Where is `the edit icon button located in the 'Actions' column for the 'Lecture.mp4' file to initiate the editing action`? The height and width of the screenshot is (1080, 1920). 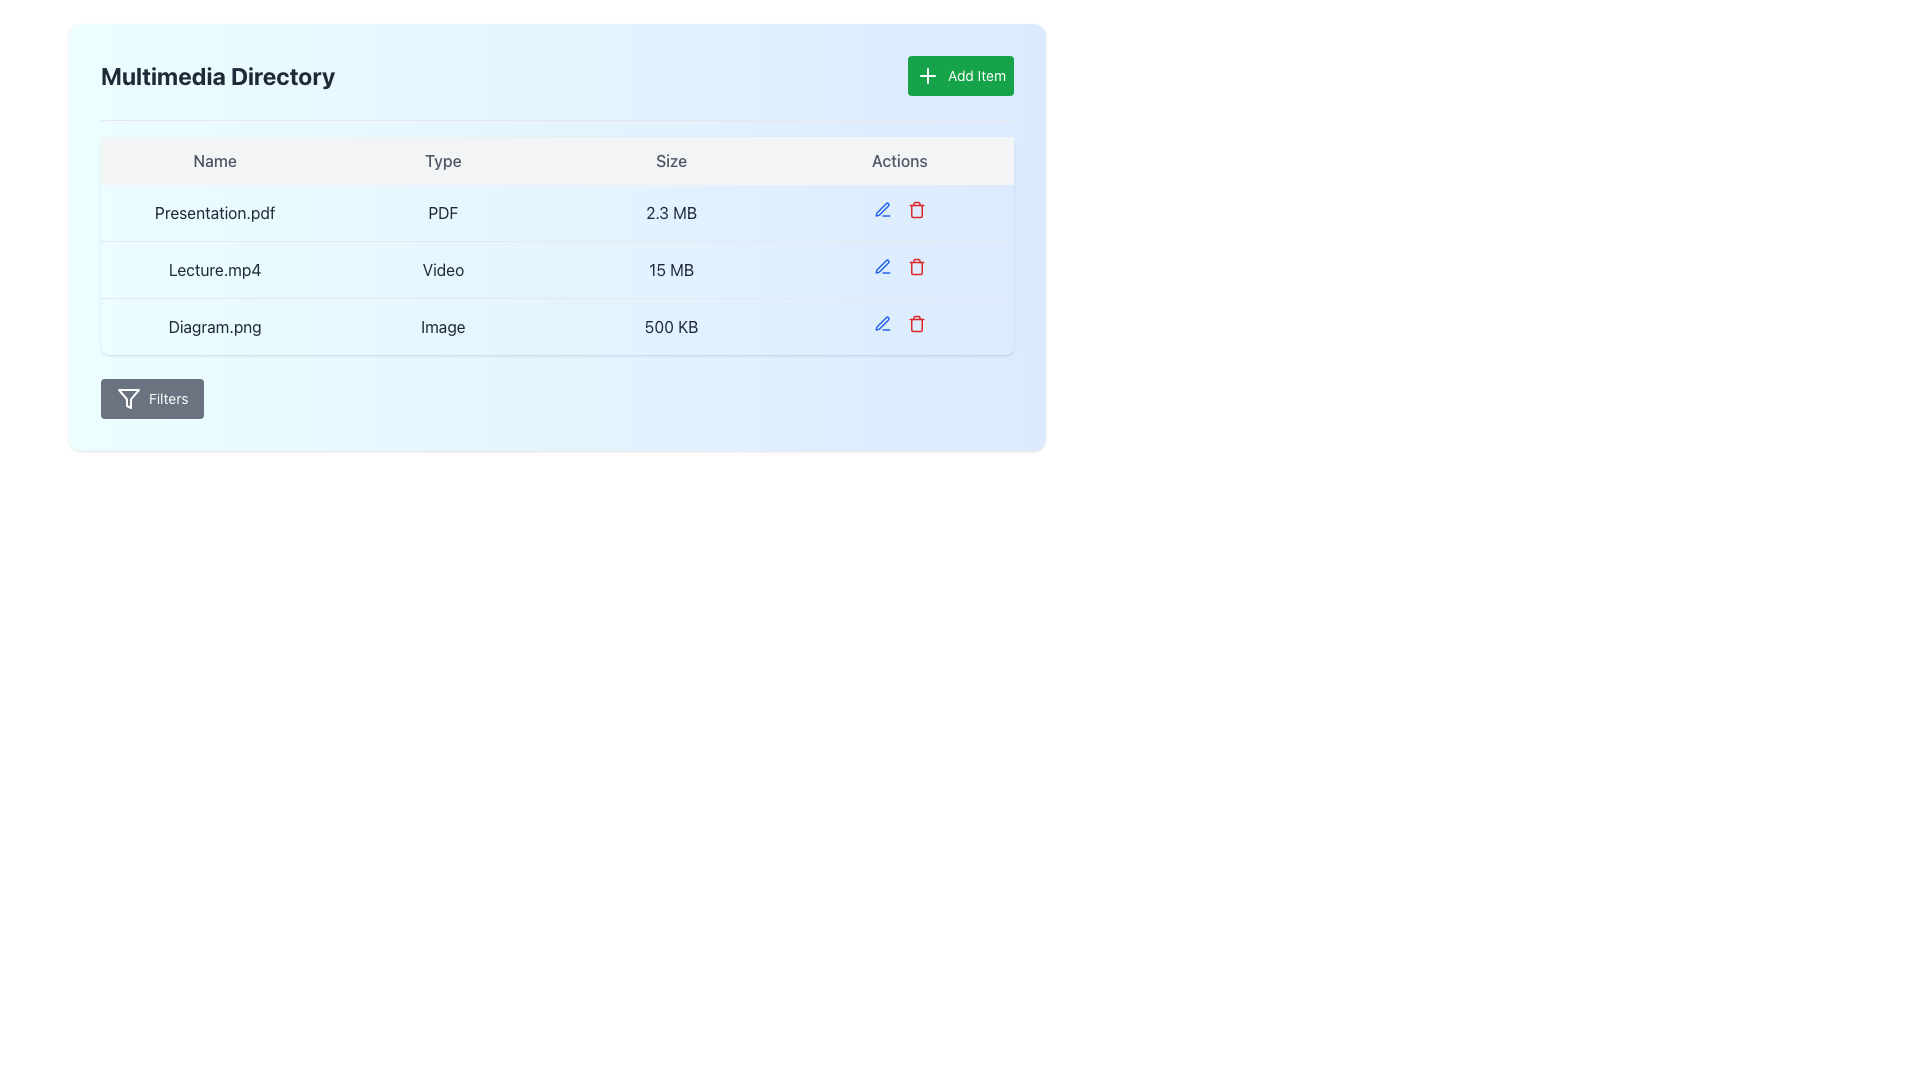 the edit icon button located in the 'Actions' column for the 'Lecture.mp4' file to initiate the editing action is located at coordinates (881, 265).